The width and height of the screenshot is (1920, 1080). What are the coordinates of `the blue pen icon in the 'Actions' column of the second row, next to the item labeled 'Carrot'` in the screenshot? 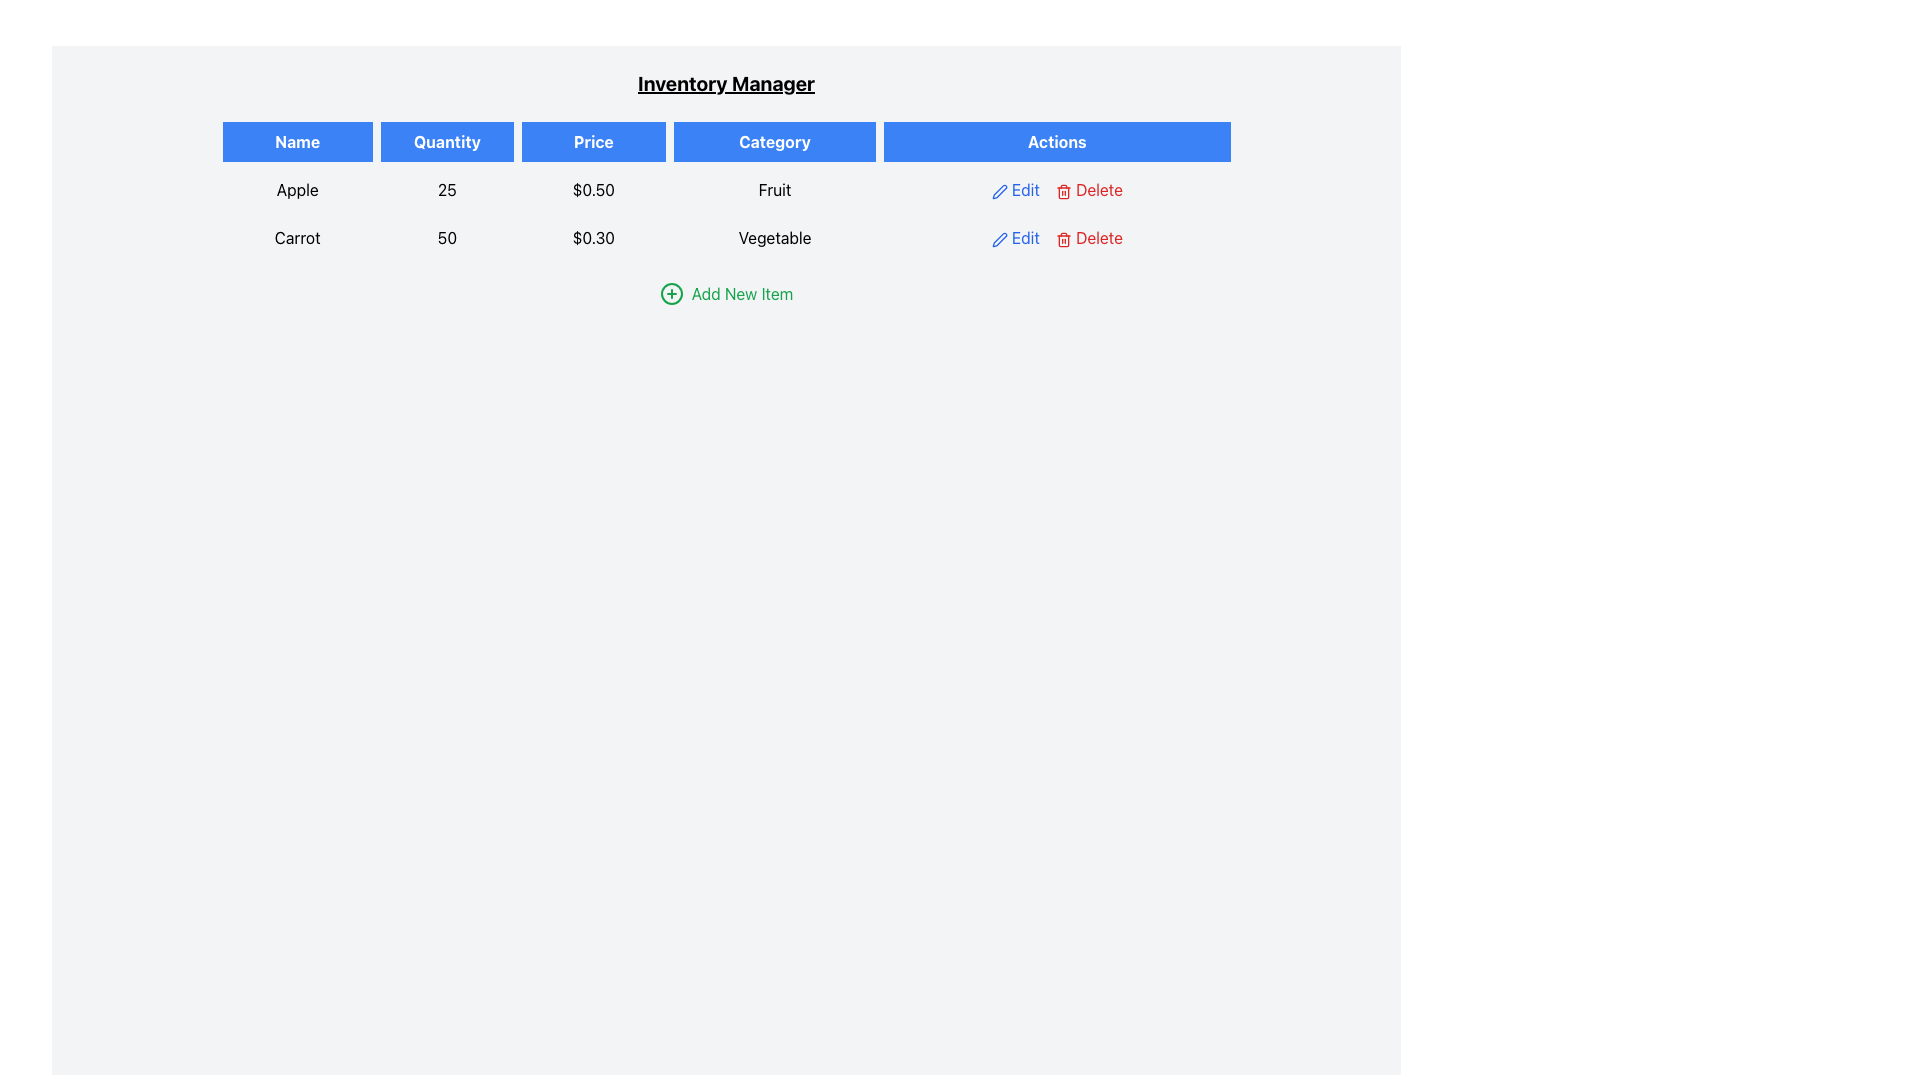 It's located at (999, 191).